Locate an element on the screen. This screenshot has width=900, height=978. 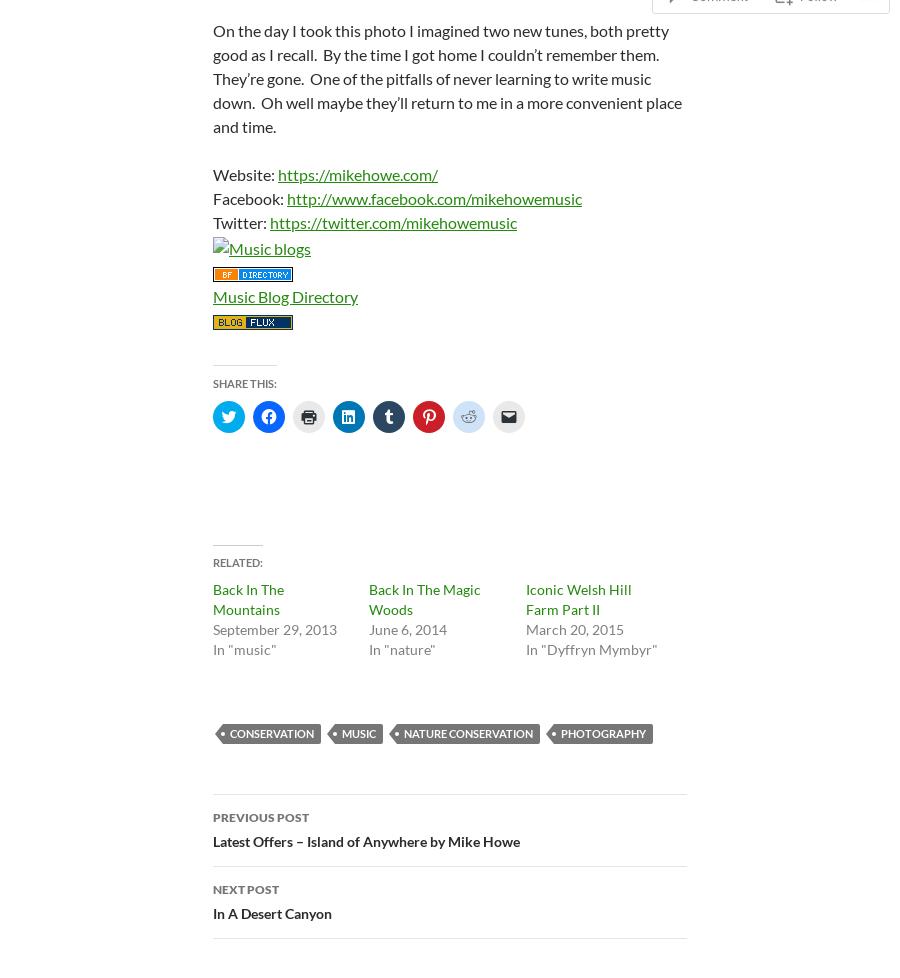
'https://mikehowe.com/' is located at coordinates (358, 173).